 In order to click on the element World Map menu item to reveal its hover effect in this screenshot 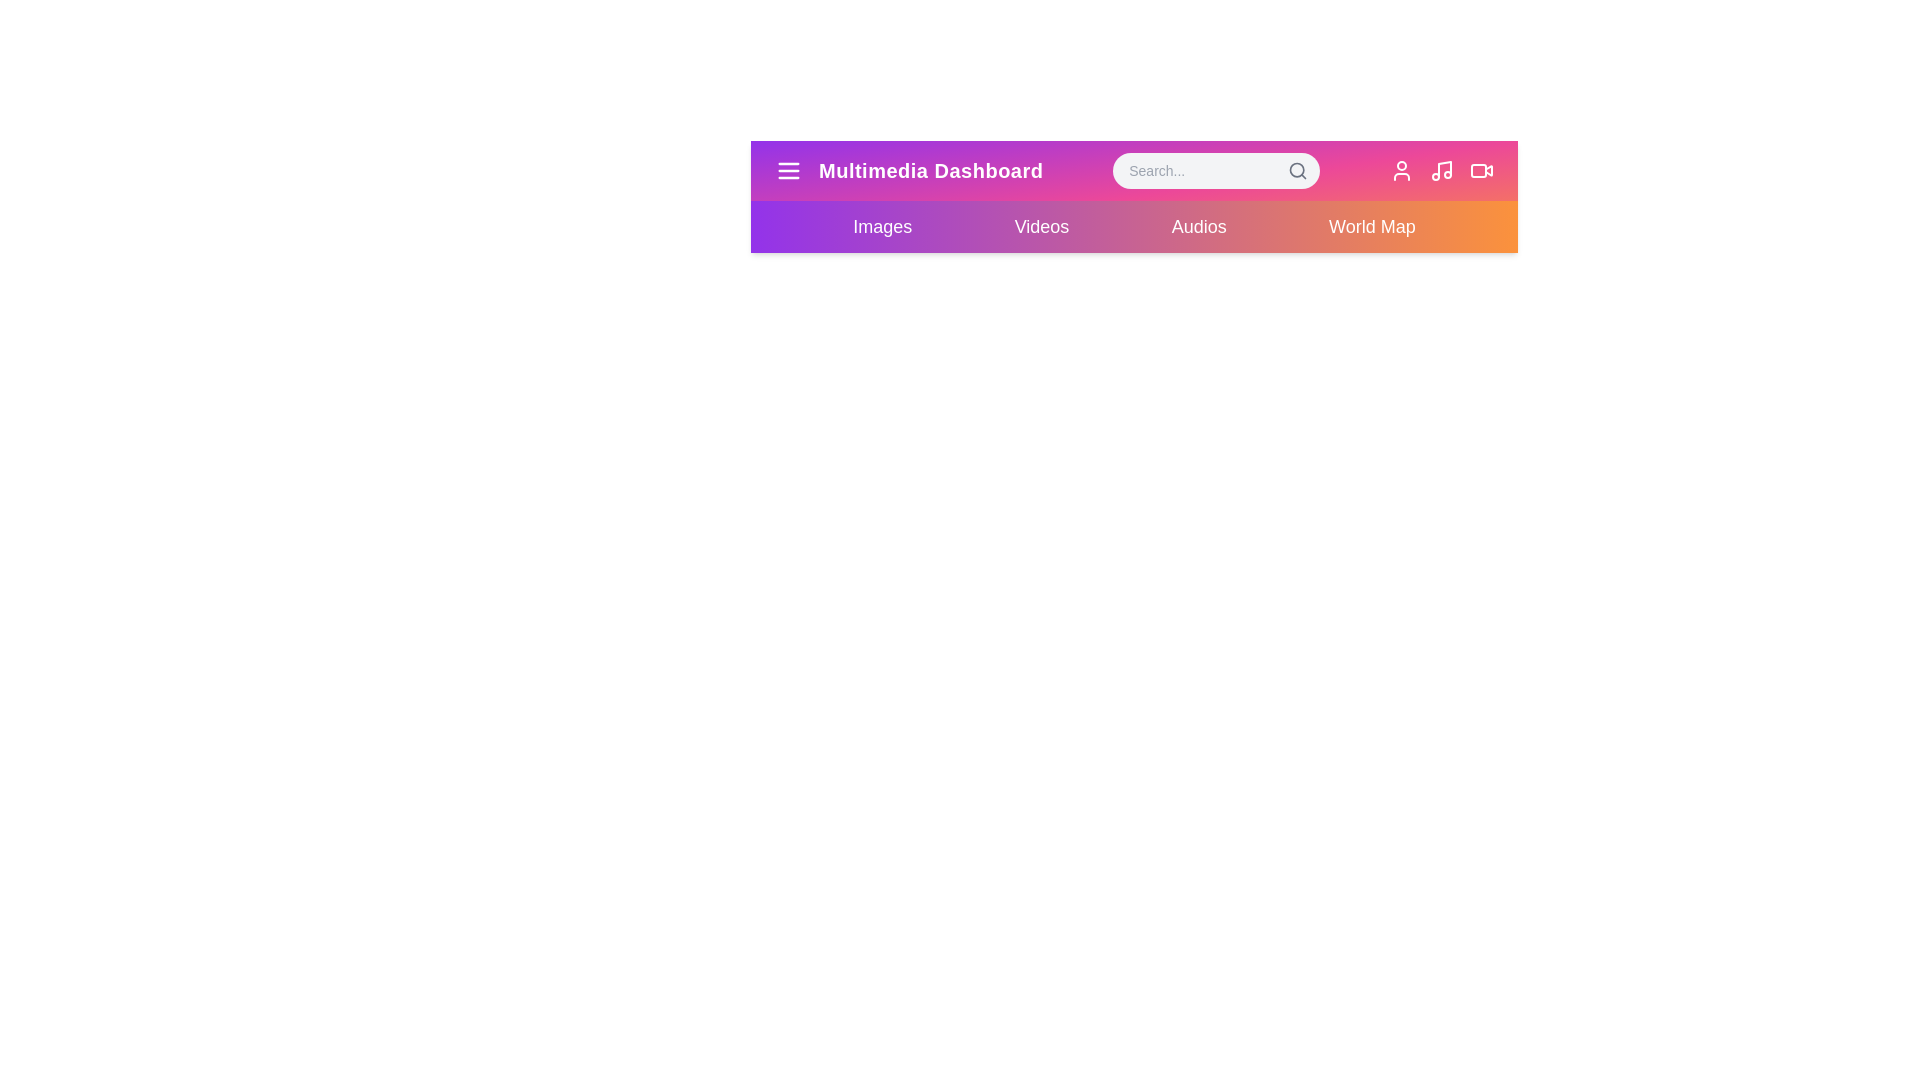, I will do `click(1371, 226)`.